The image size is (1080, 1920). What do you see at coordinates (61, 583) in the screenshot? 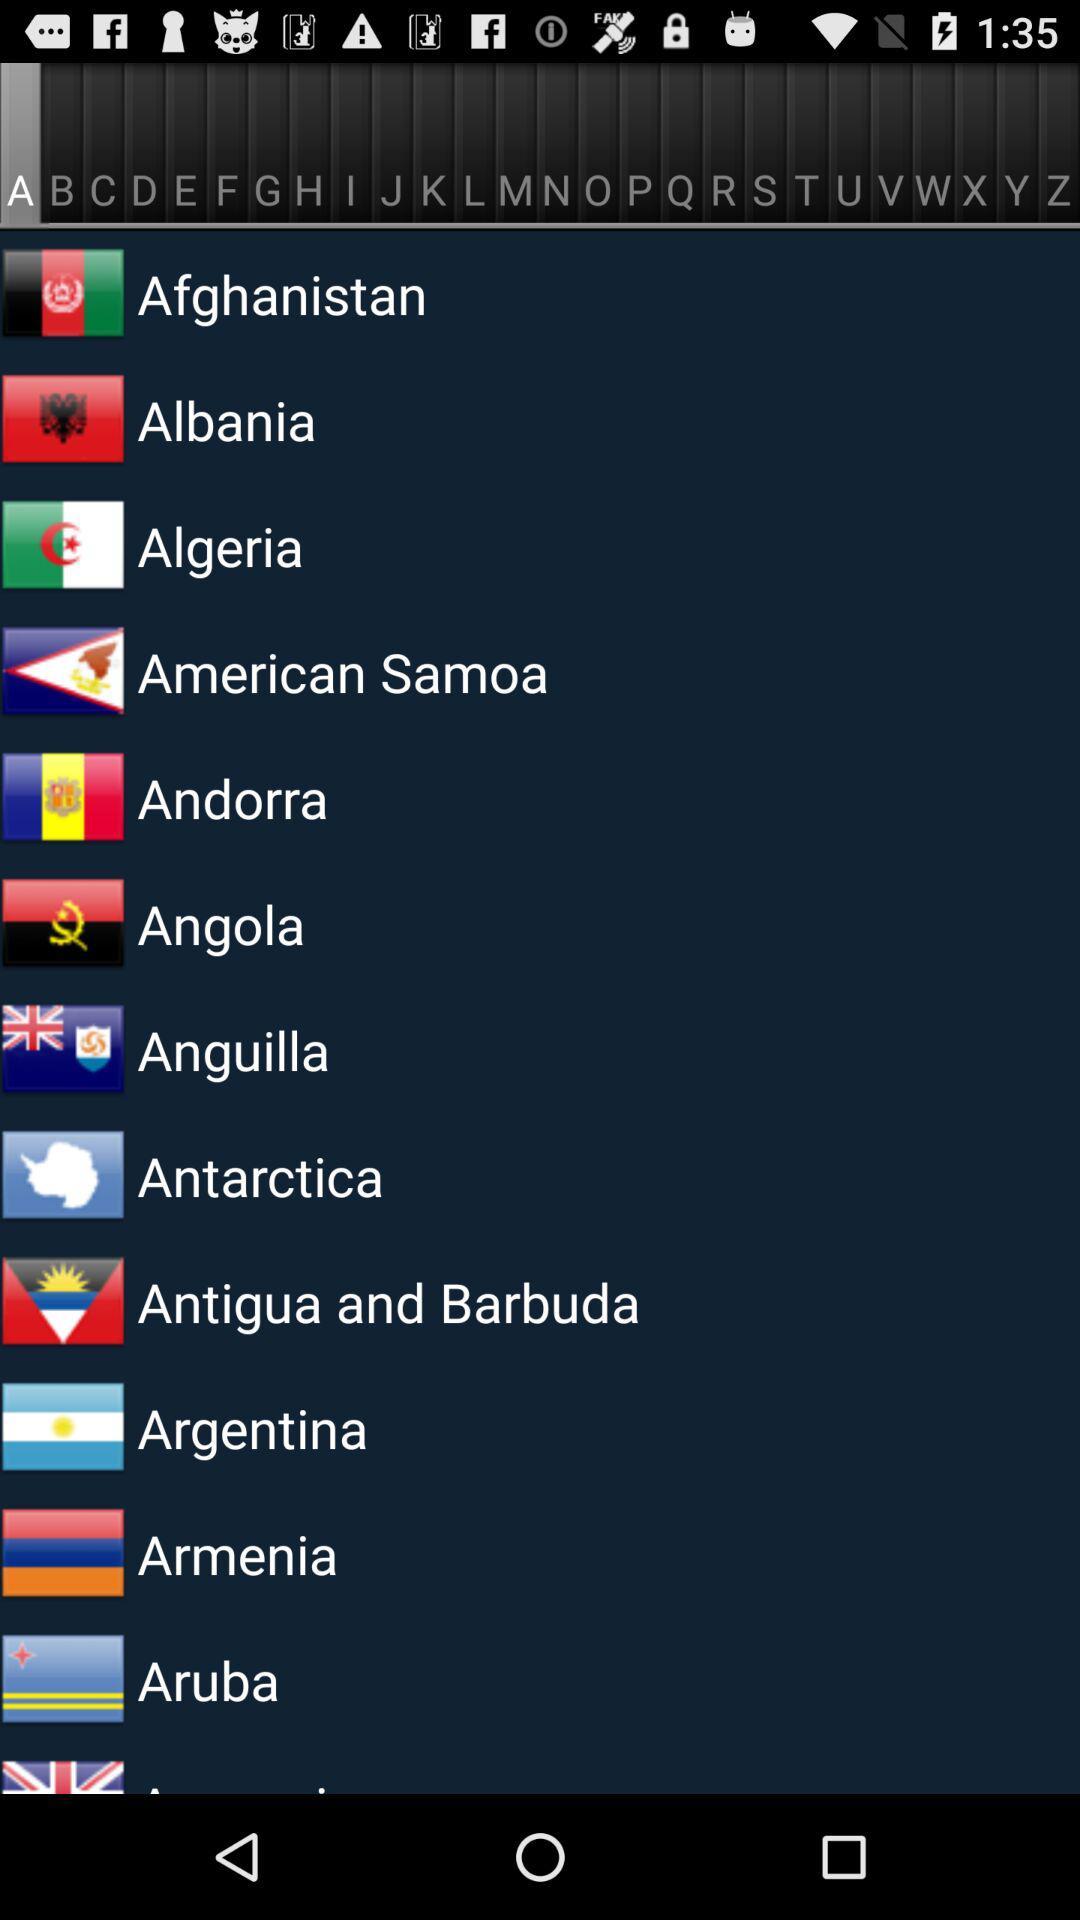
I see `the more icon` at bounding box center [61, 583].